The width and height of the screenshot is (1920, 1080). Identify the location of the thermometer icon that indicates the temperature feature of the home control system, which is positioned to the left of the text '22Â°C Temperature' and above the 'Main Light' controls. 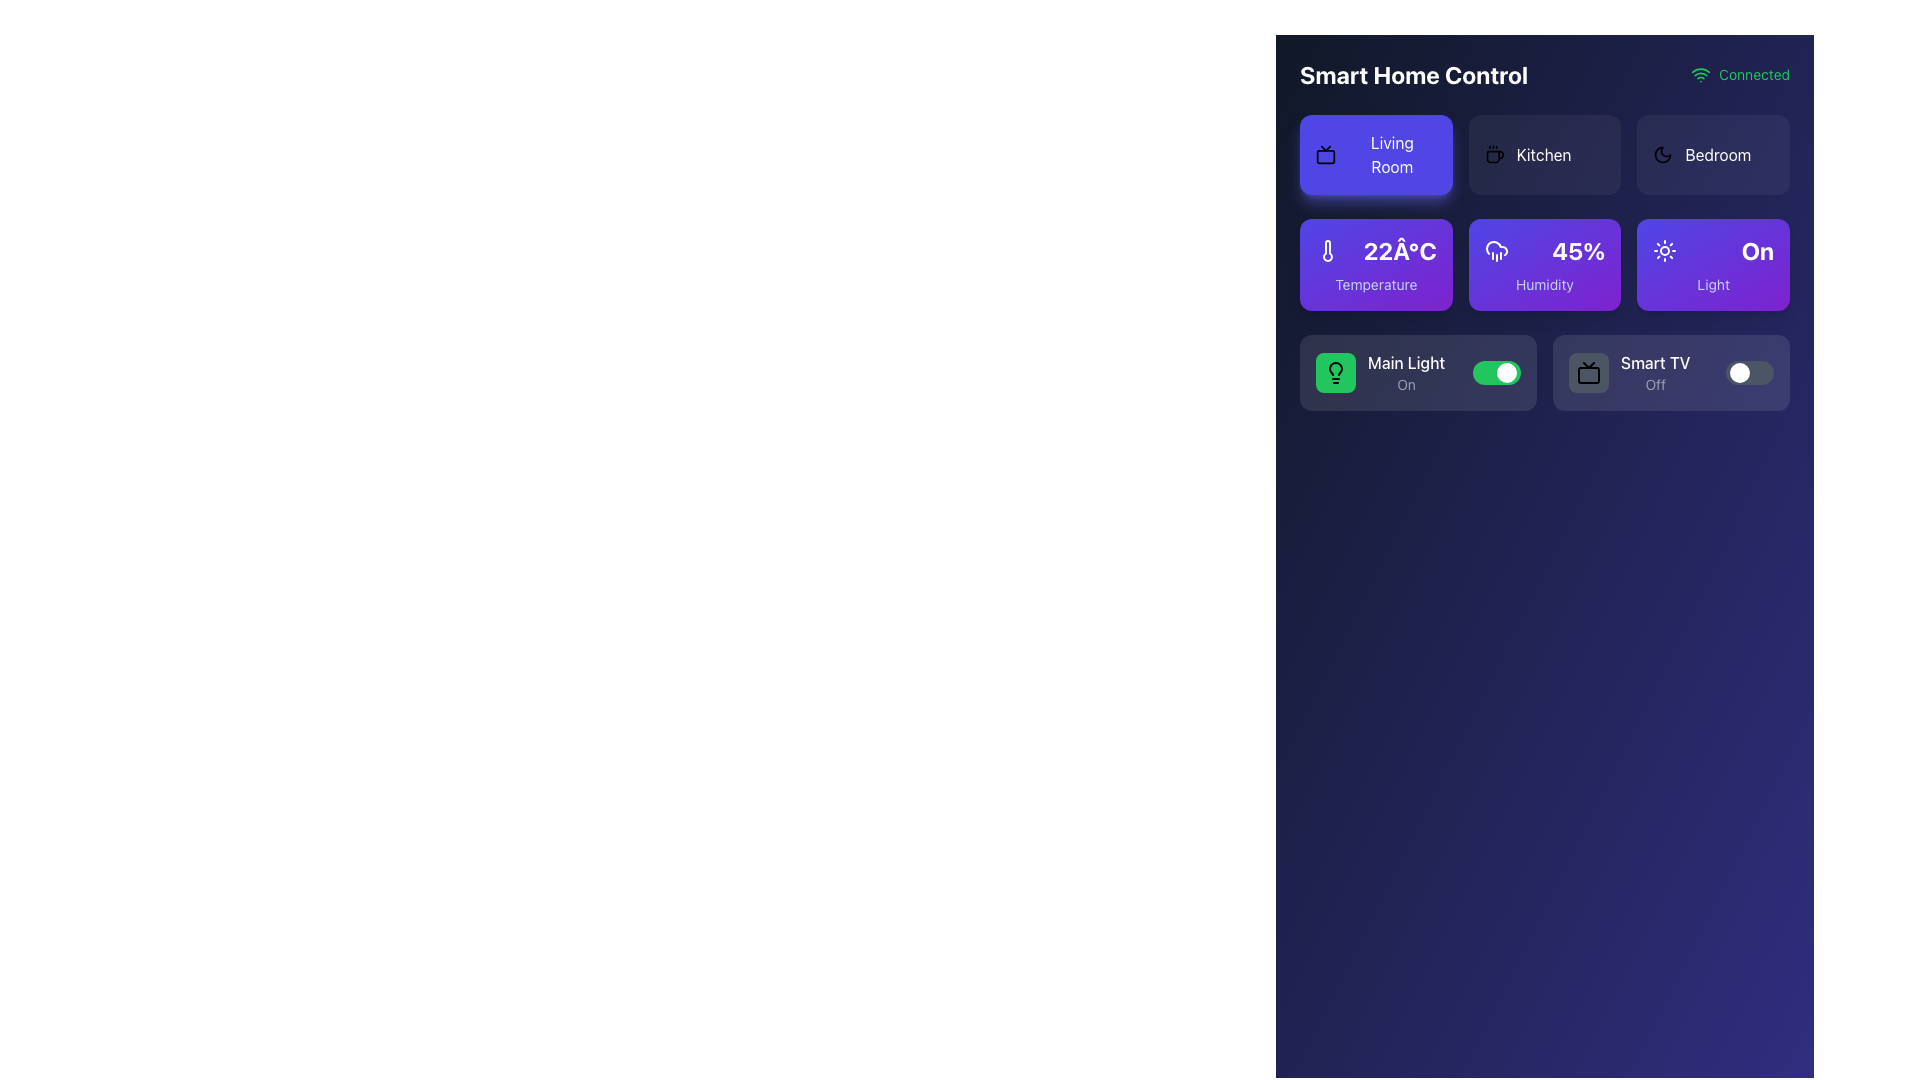
(1328, 249).